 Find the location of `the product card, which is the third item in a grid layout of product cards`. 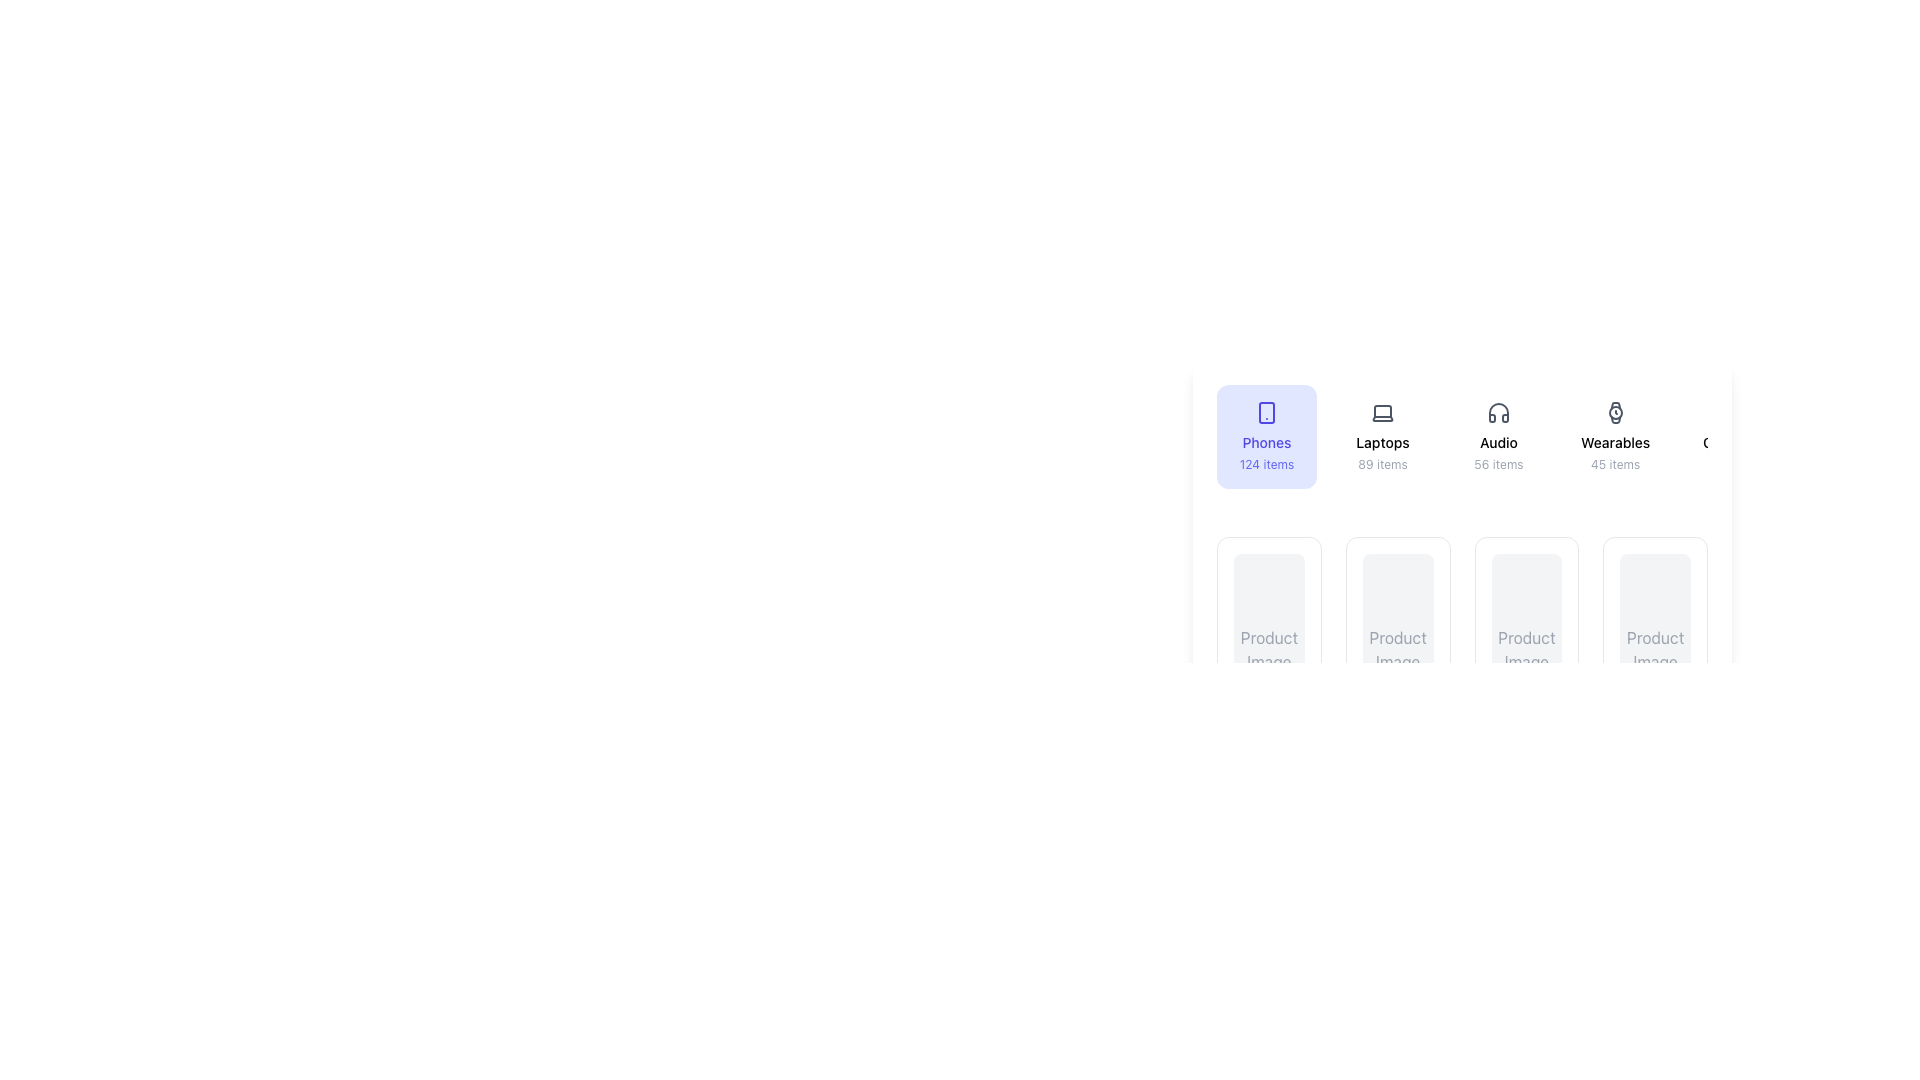

the product card, which is the third item in a grid layout of product cards is located at coordinates (1462, 620).